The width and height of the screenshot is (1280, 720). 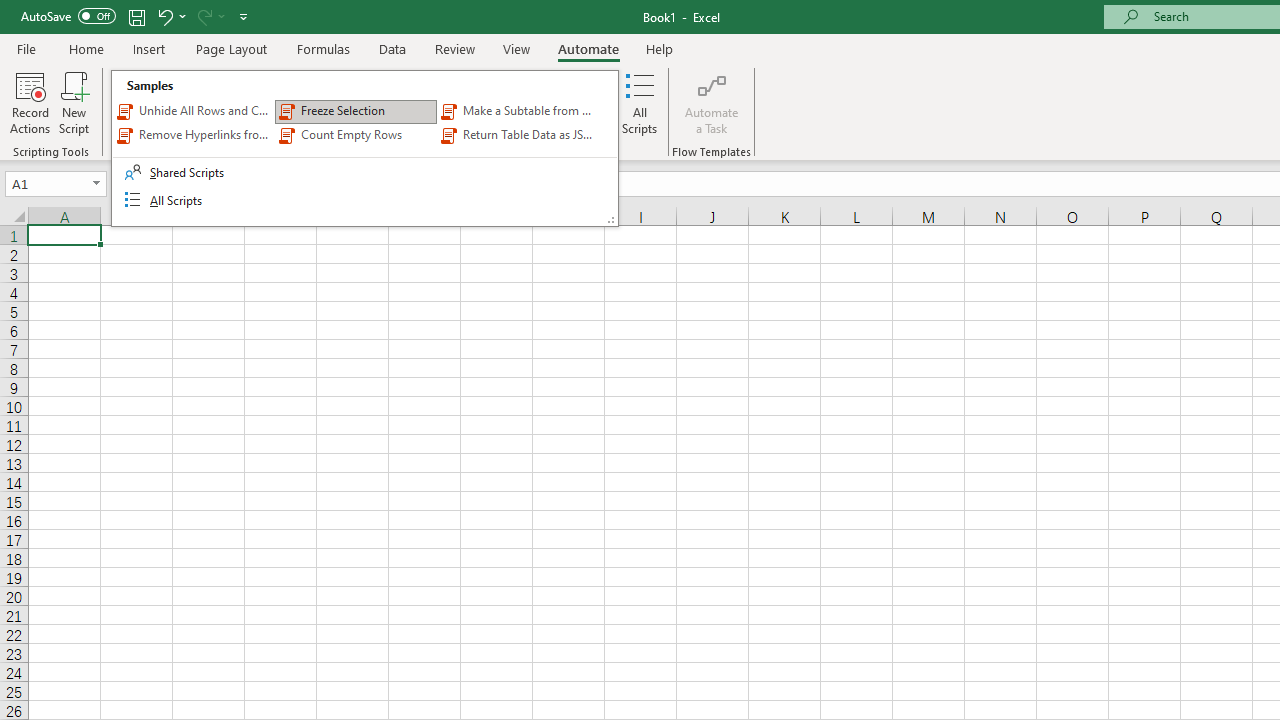 What do you see at coordinates (148, 48) in the screenshot?
I see `'Insert'` at bounding box center [148, 48].